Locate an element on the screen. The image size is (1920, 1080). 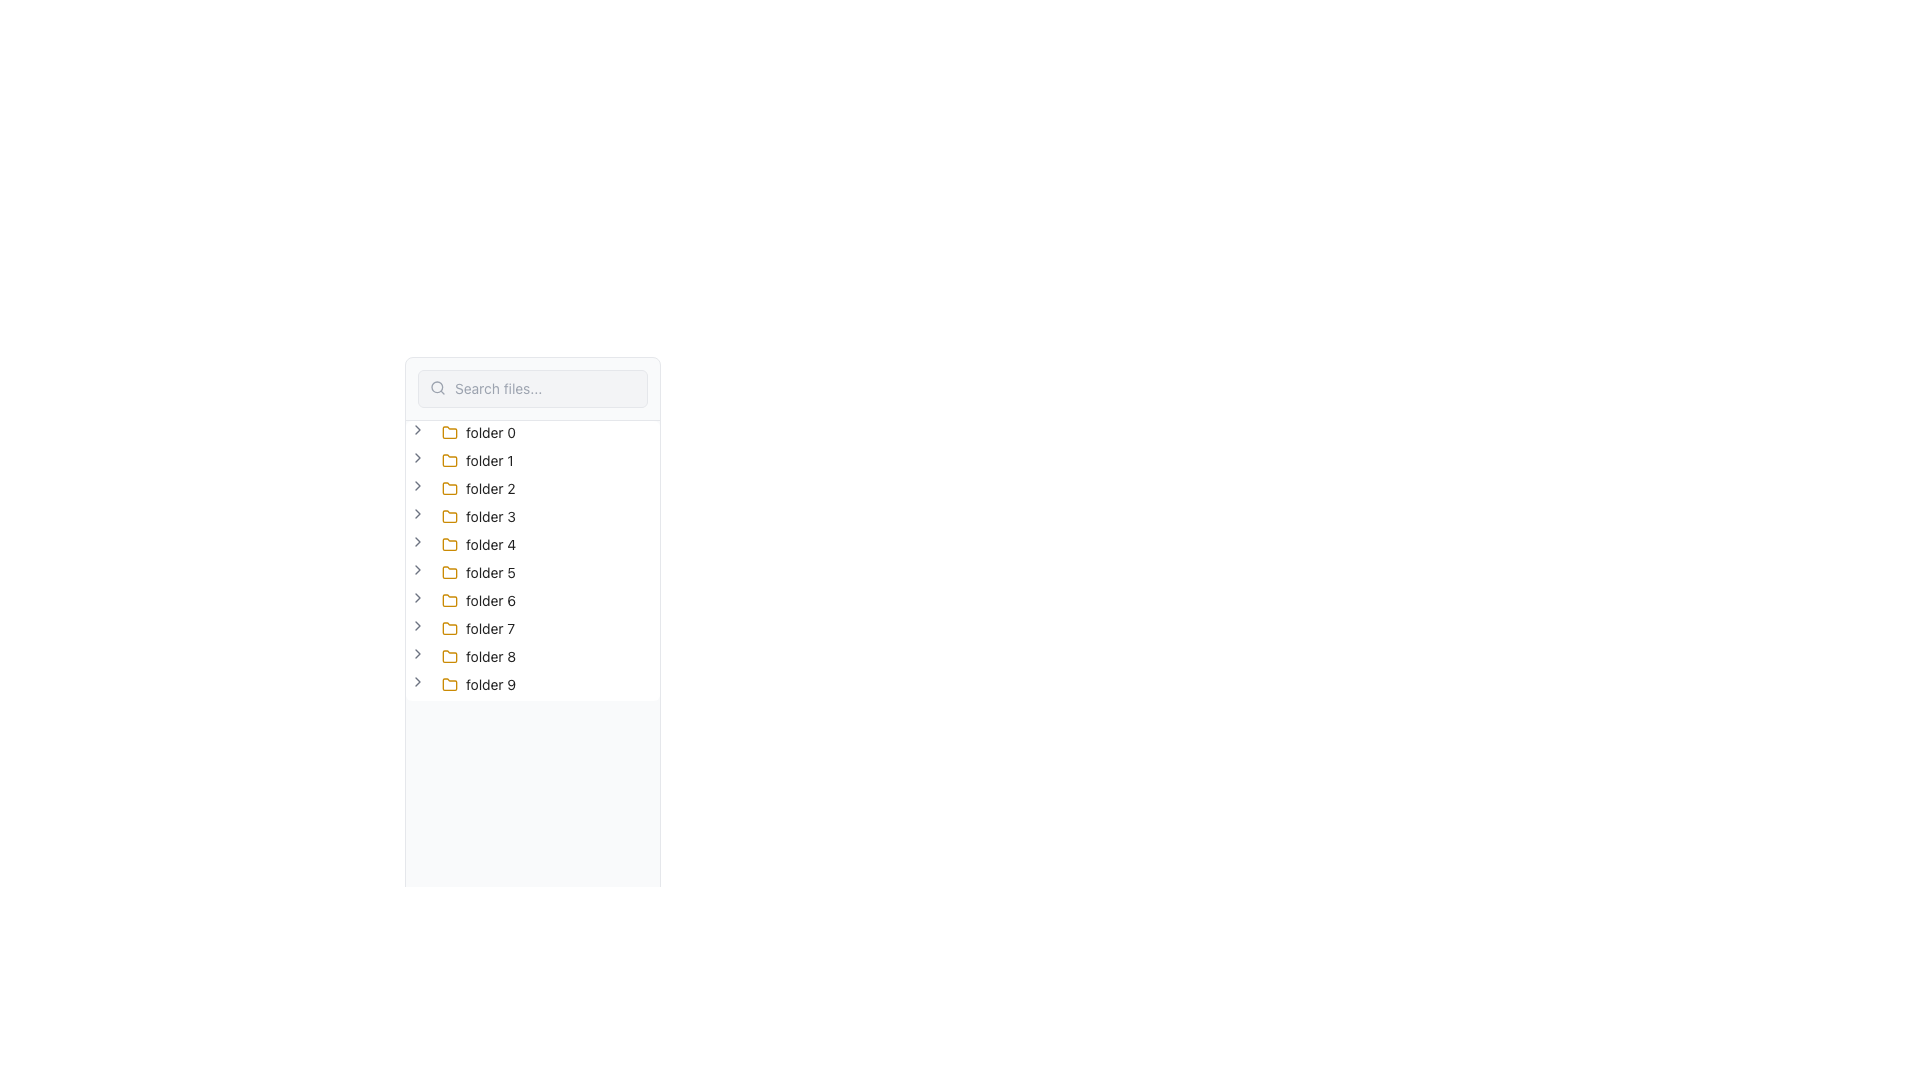
the folder icon representing 'folder 5', which is a bright yellow, minimalist folder icon located as the sixth item in a vertically aligned list is located at coordinates (449, 571).